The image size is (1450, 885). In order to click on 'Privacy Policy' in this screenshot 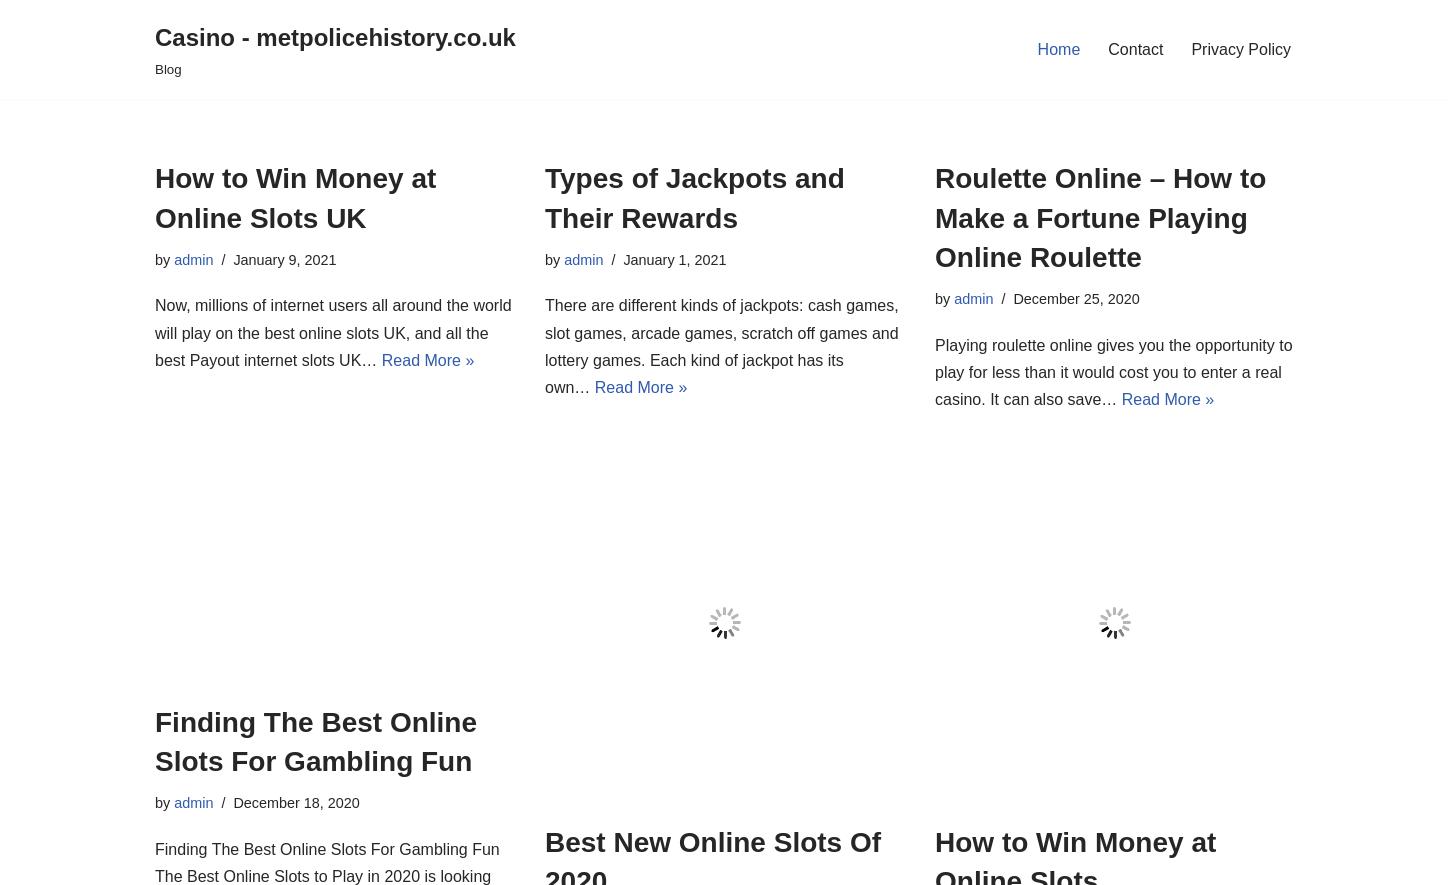, I will do `click(1241, 48)`.